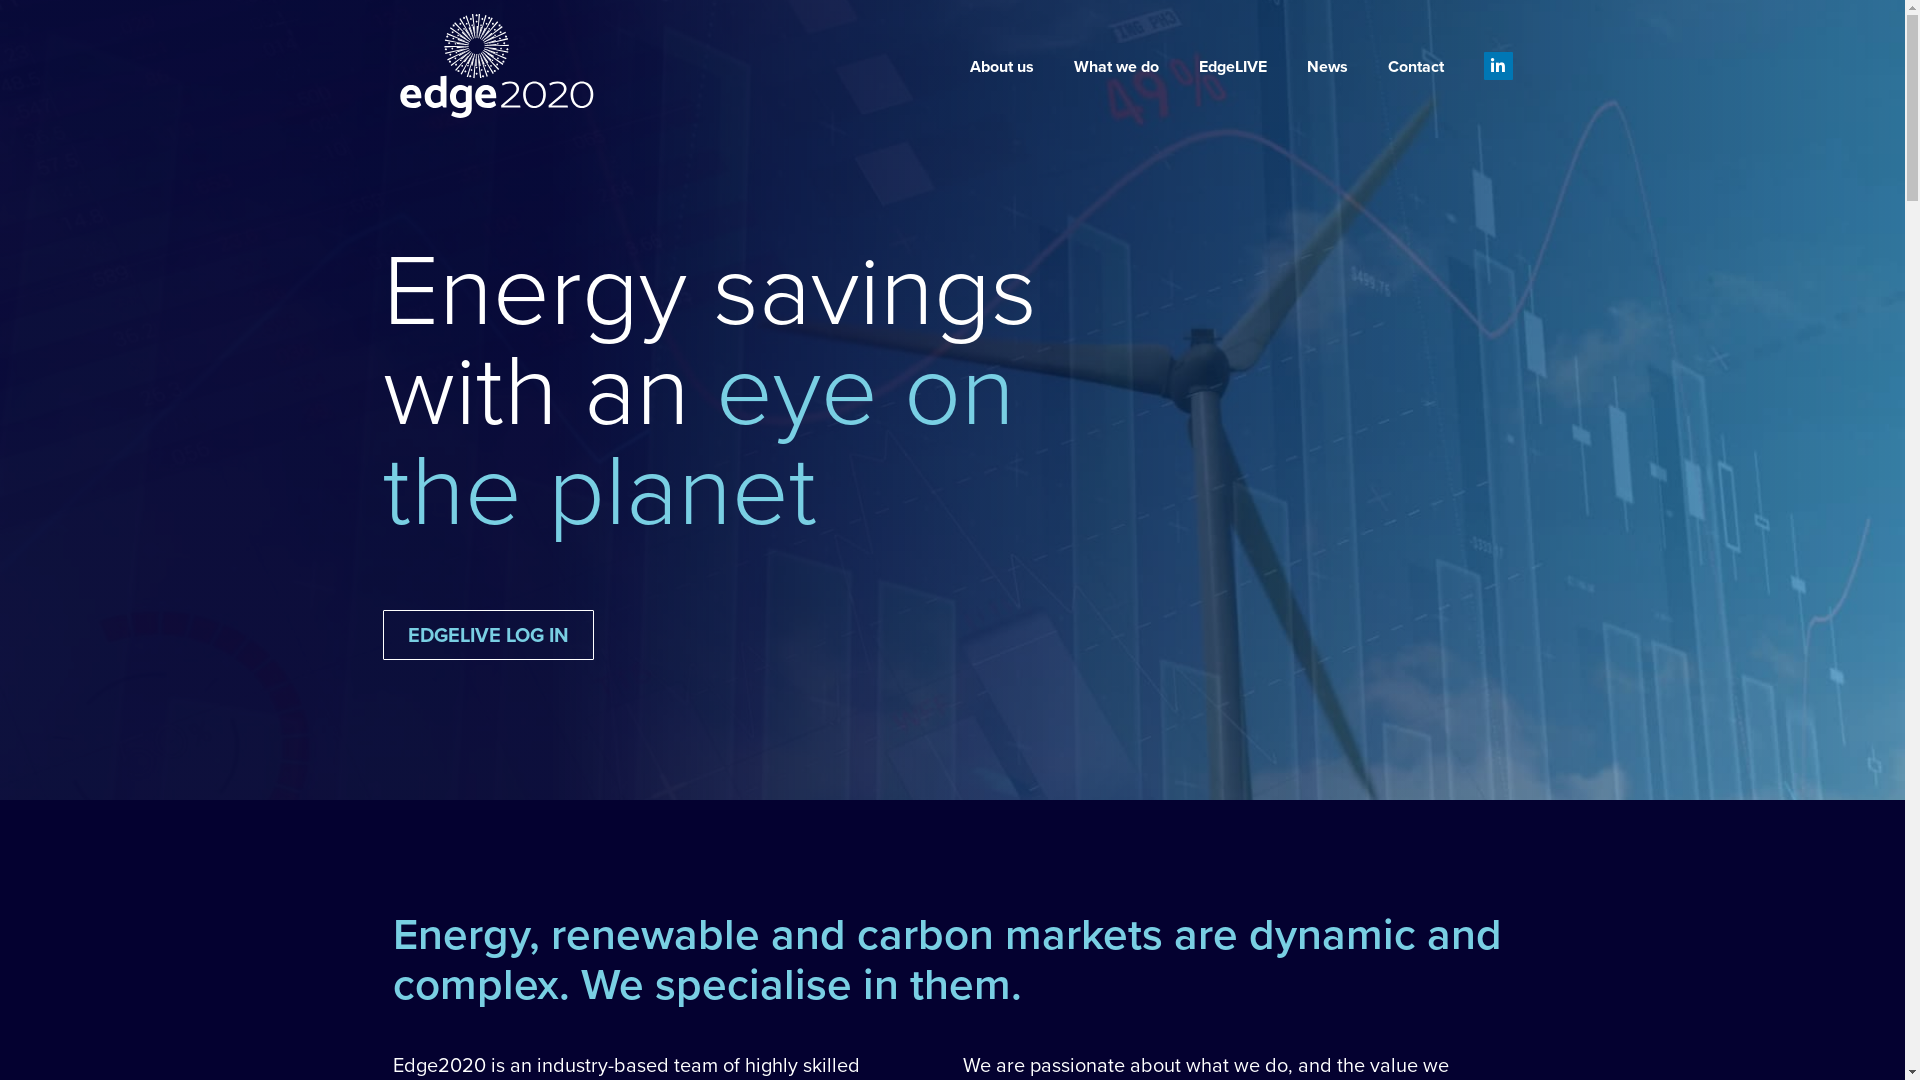 The width and height of the screenshot is (1920, 1080). Describe the element at coordinates (1327, 65) in the screenshot. I see `'News'` at that location.